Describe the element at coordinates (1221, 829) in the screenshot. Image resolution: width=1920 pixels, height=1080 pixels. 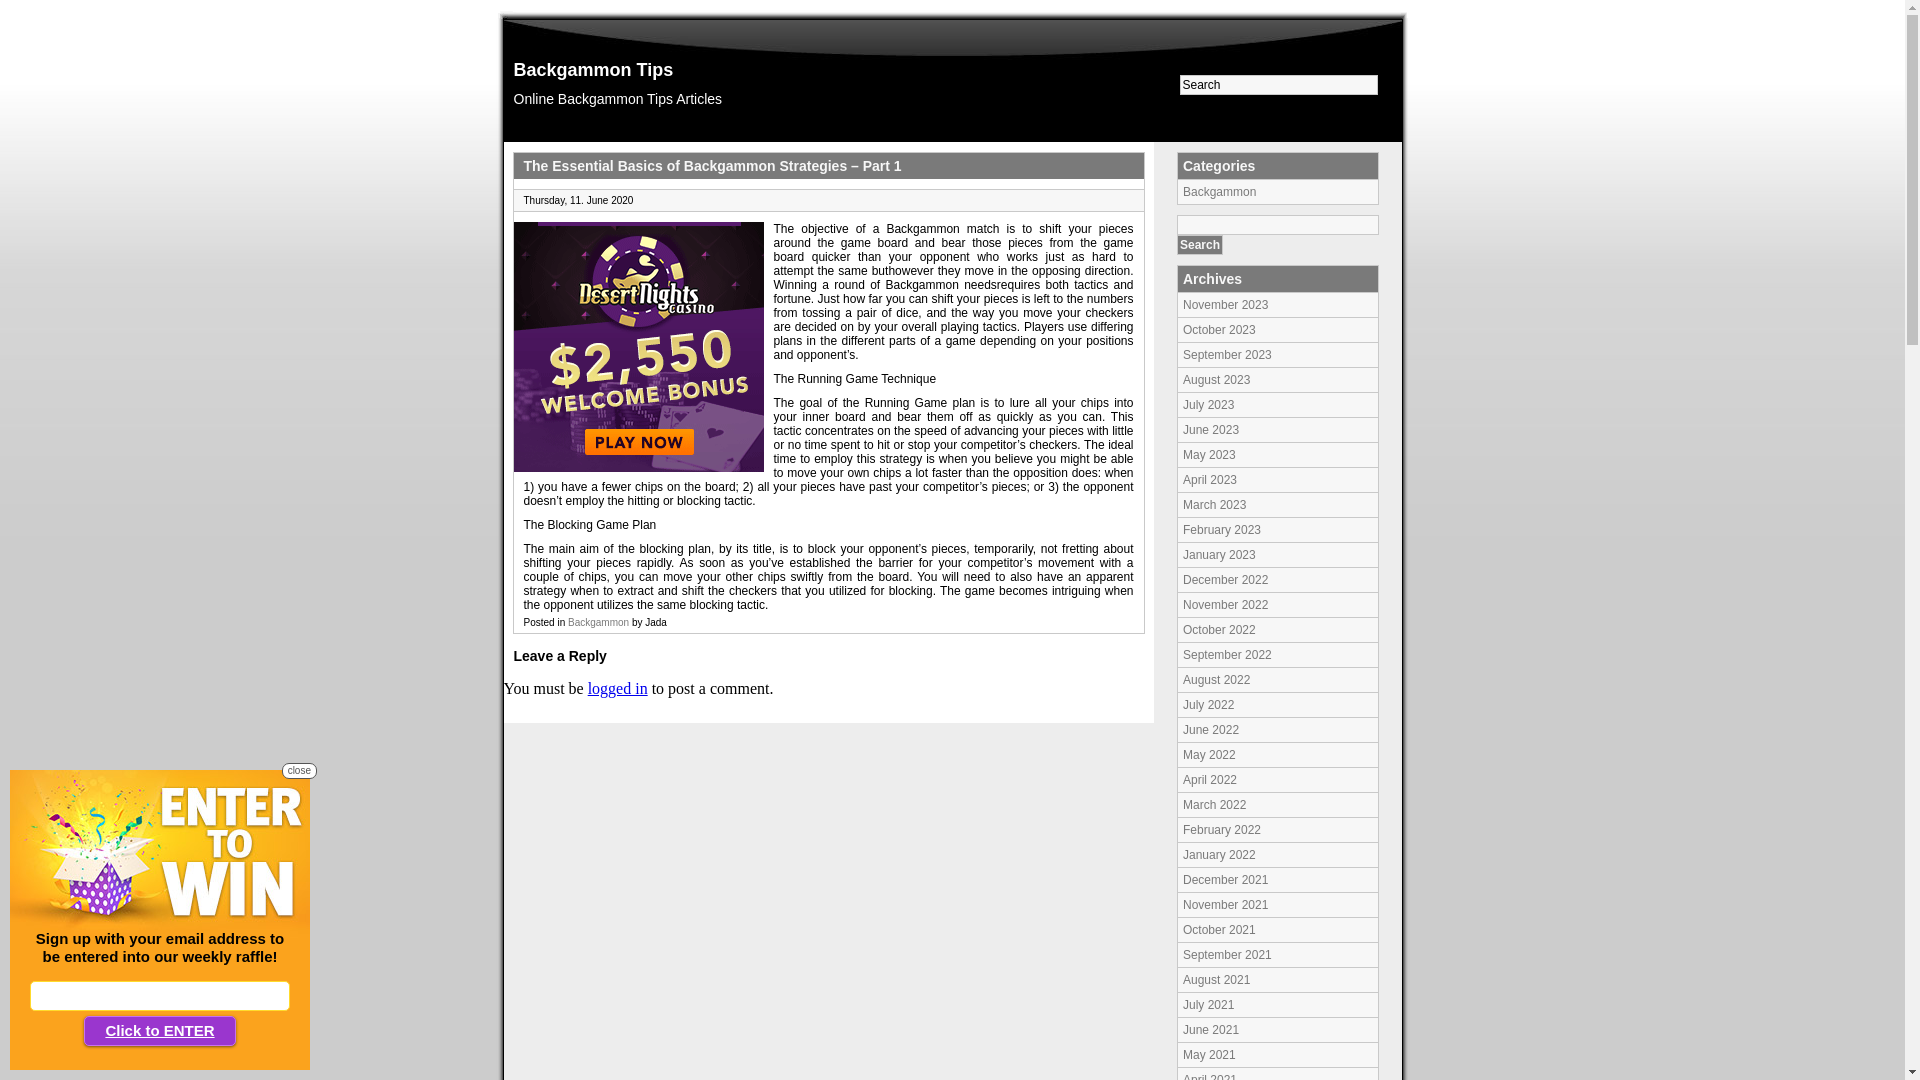
I see `'February 2022'` at that location.